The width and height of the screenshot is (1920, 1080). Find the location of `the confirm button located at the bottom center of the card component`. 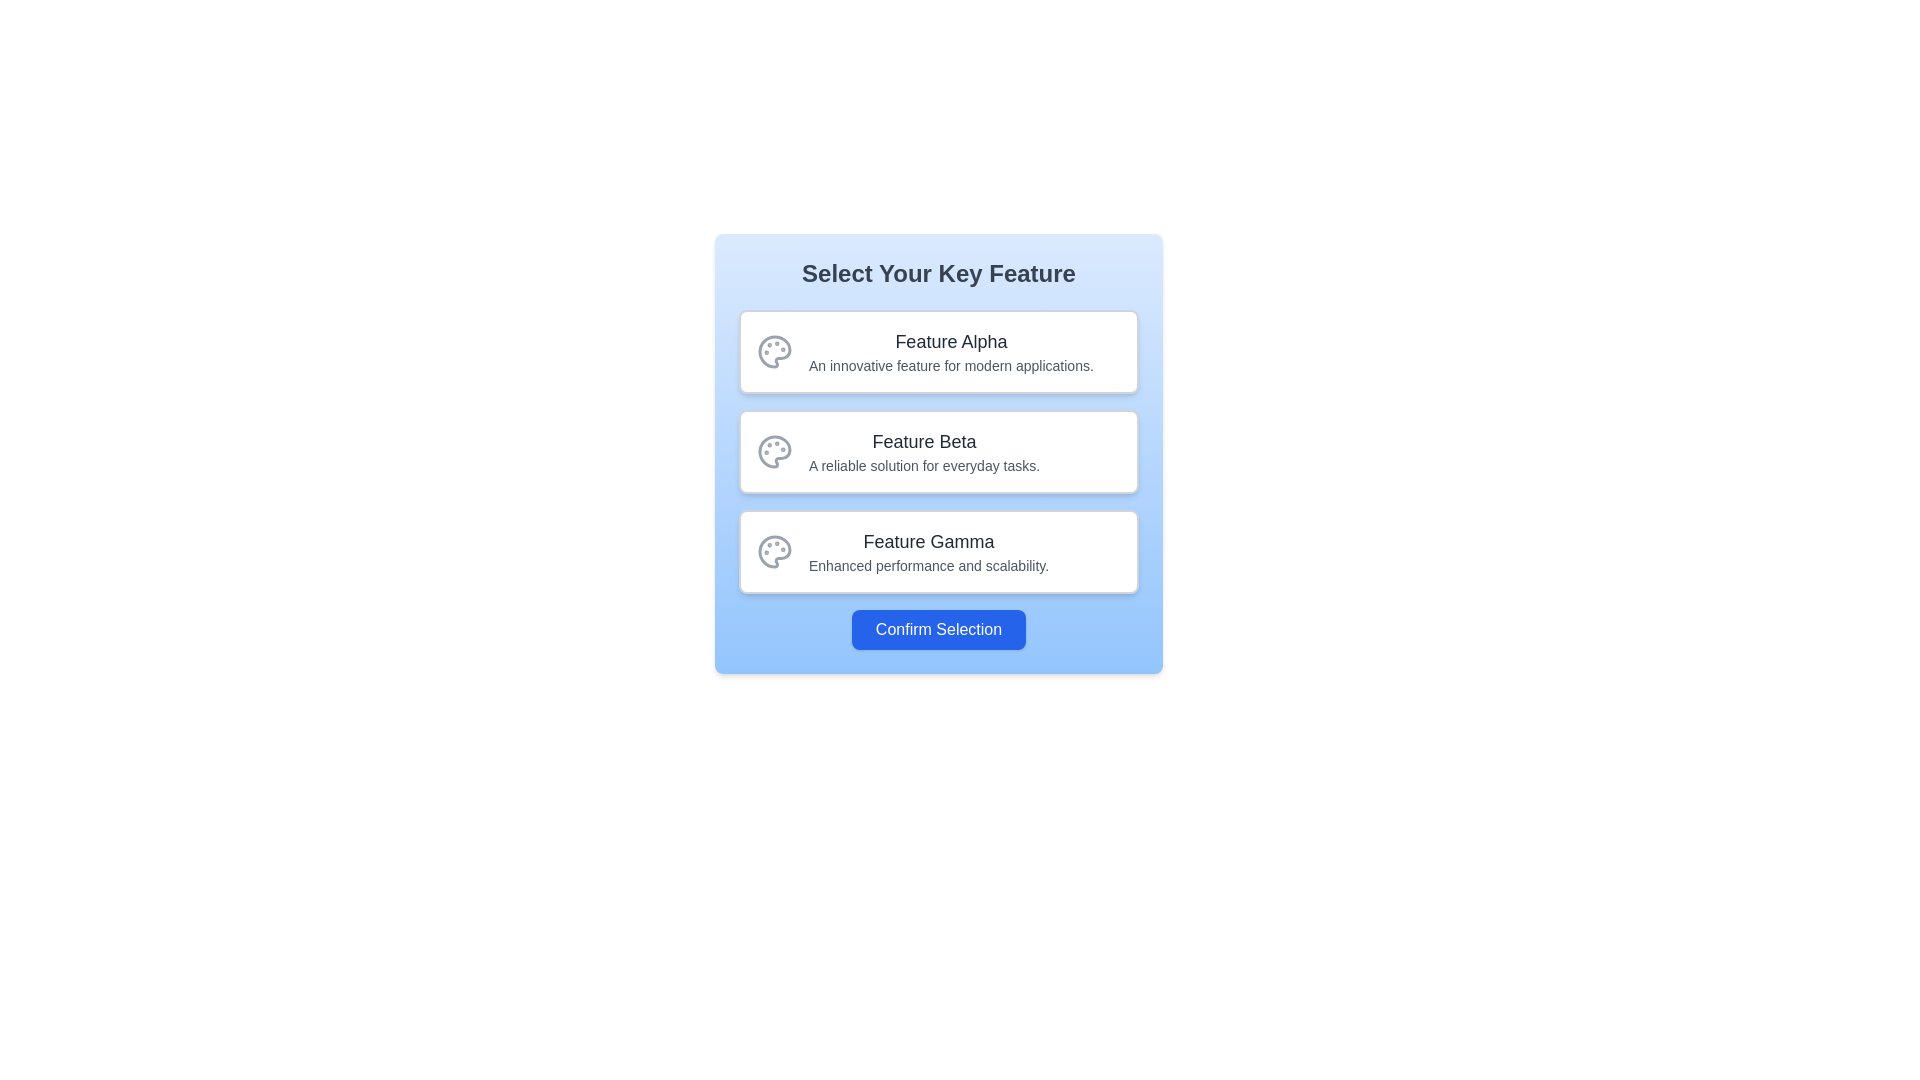

the confirm button located at the bottom center of the card component is located at coordinates (938, 628).